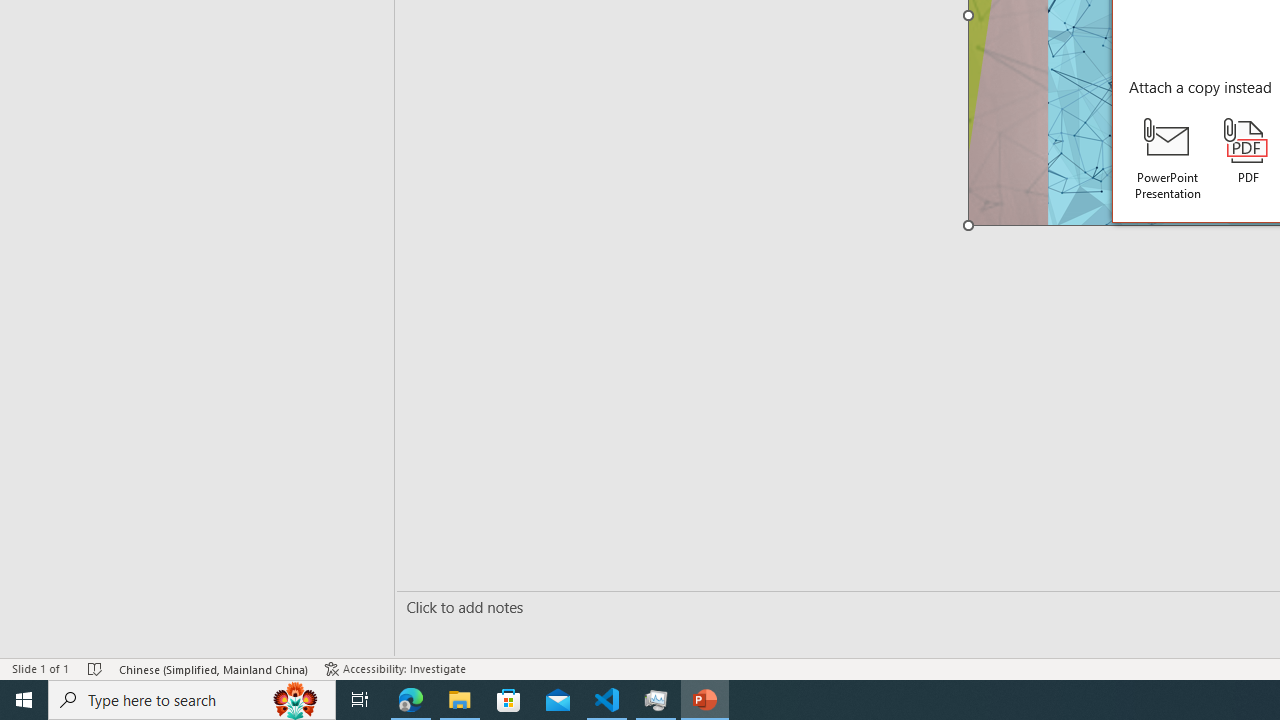  I want to click on 'File Explorer - 1 running window', so click(459, 698).